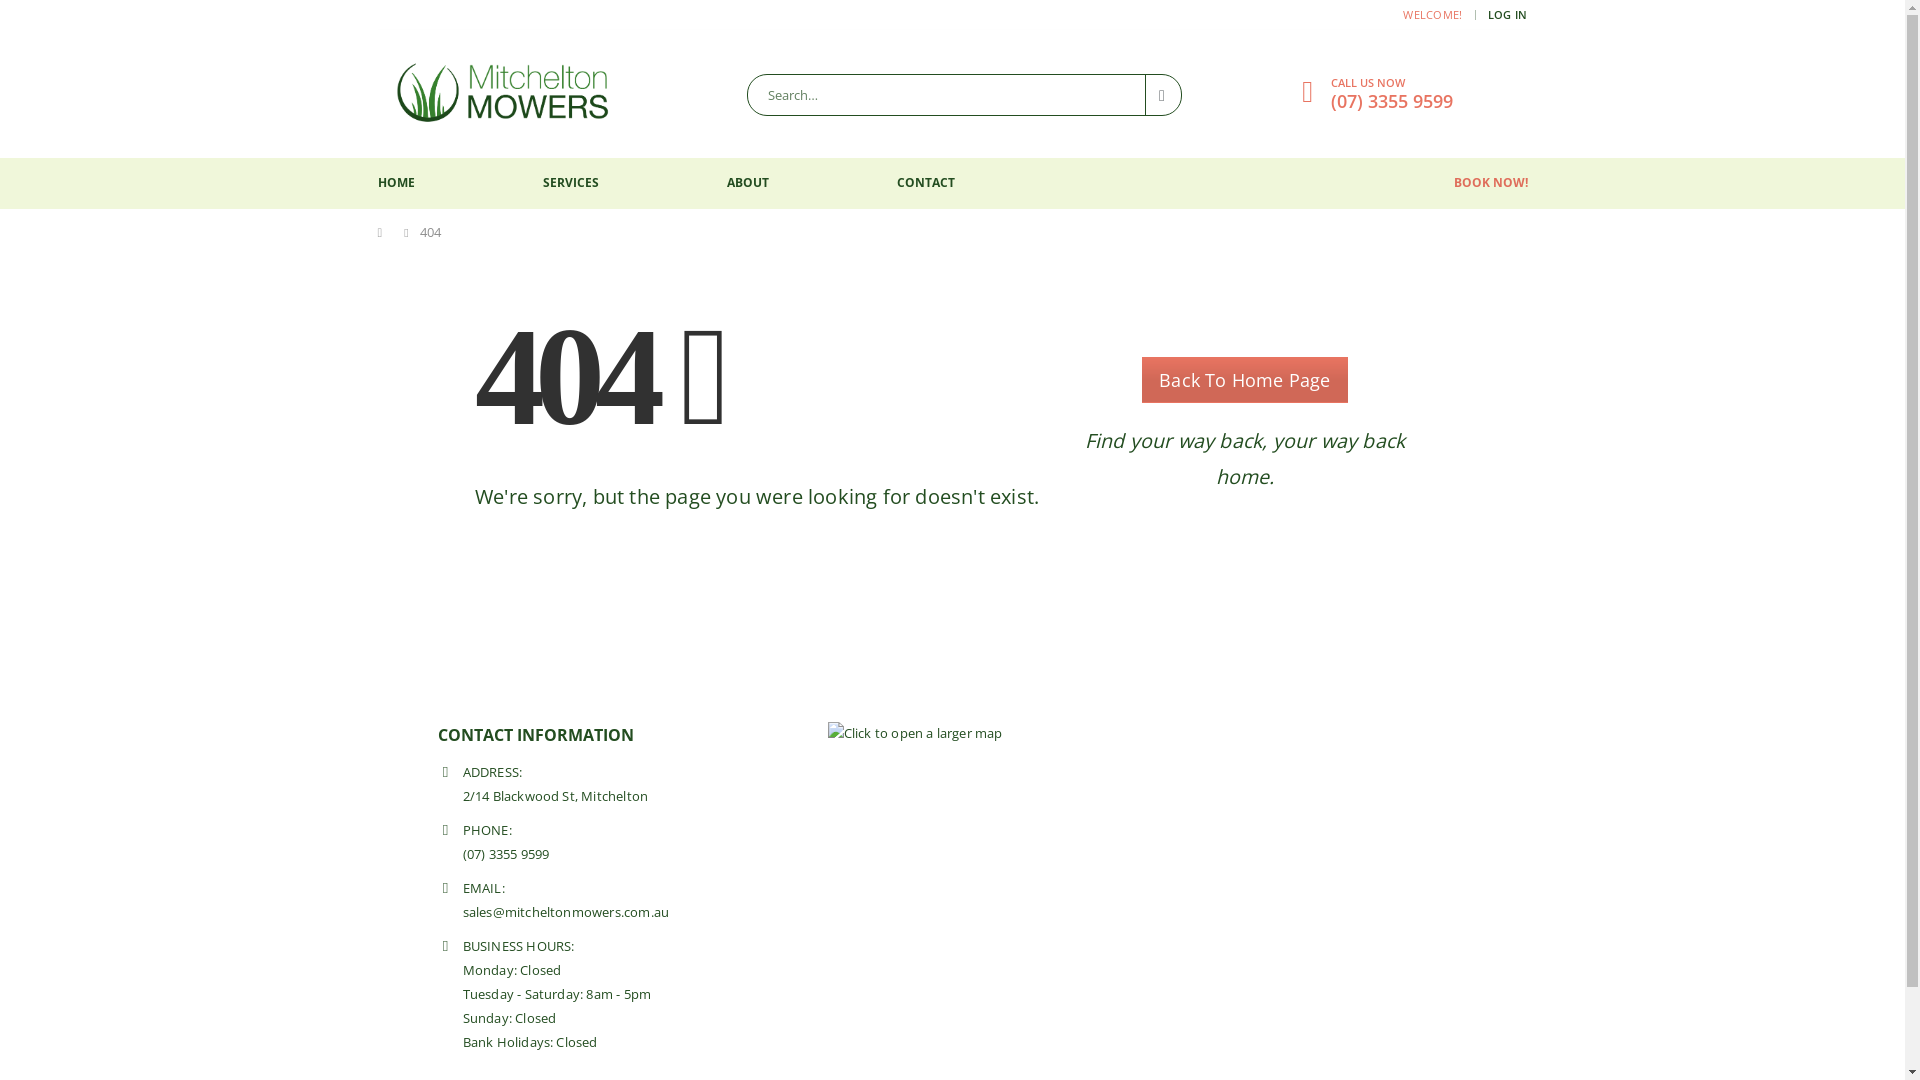 The image size is (1920, 1080). Describe the element at coordinates (914, 733) in the screenshot. I see `'Click to open a larger map'` at that location.